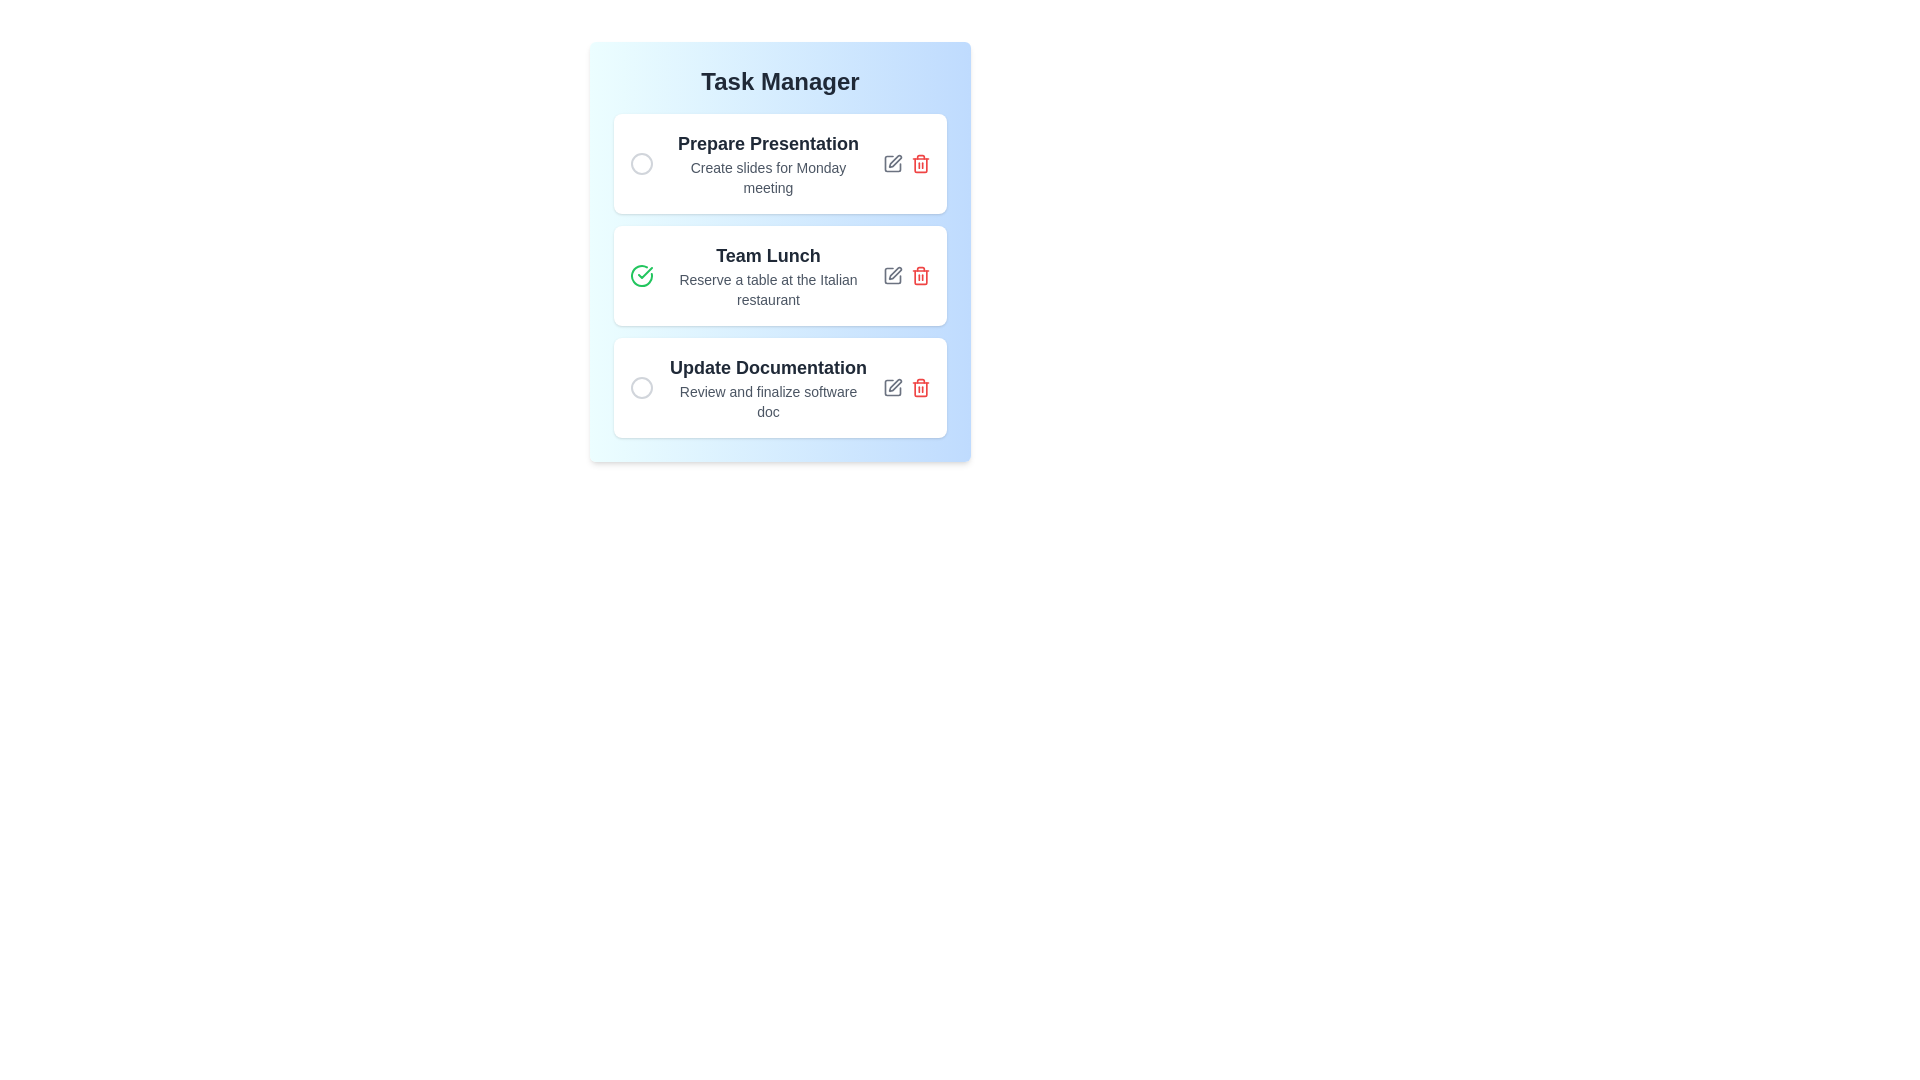 The height and width of the screenshot is (1080, 1920). Describe the element at coordinates (767, 163) in the screenshot. I see `the information of the task titled Prepare Presentation` at that location.